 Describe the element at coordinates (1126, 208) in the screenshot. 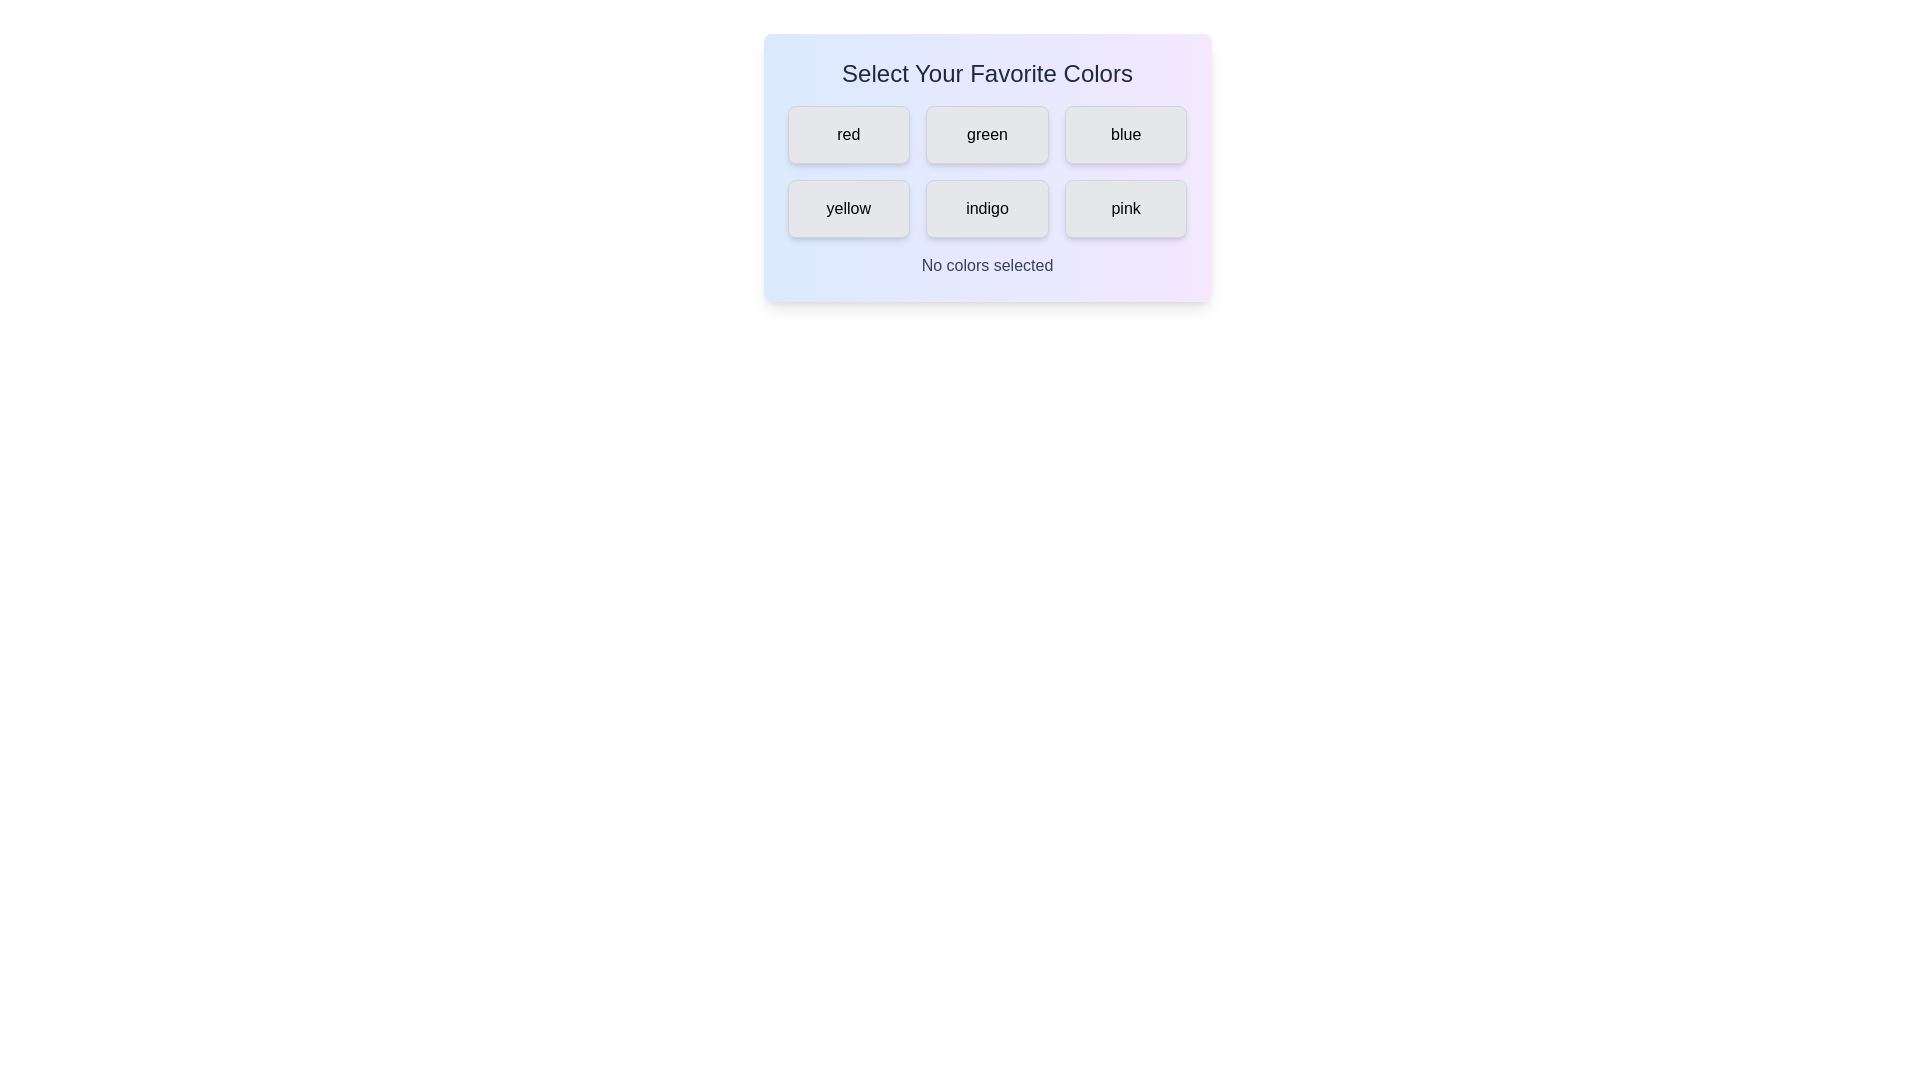

I see `the color tag labeled pink to select it` at that location.